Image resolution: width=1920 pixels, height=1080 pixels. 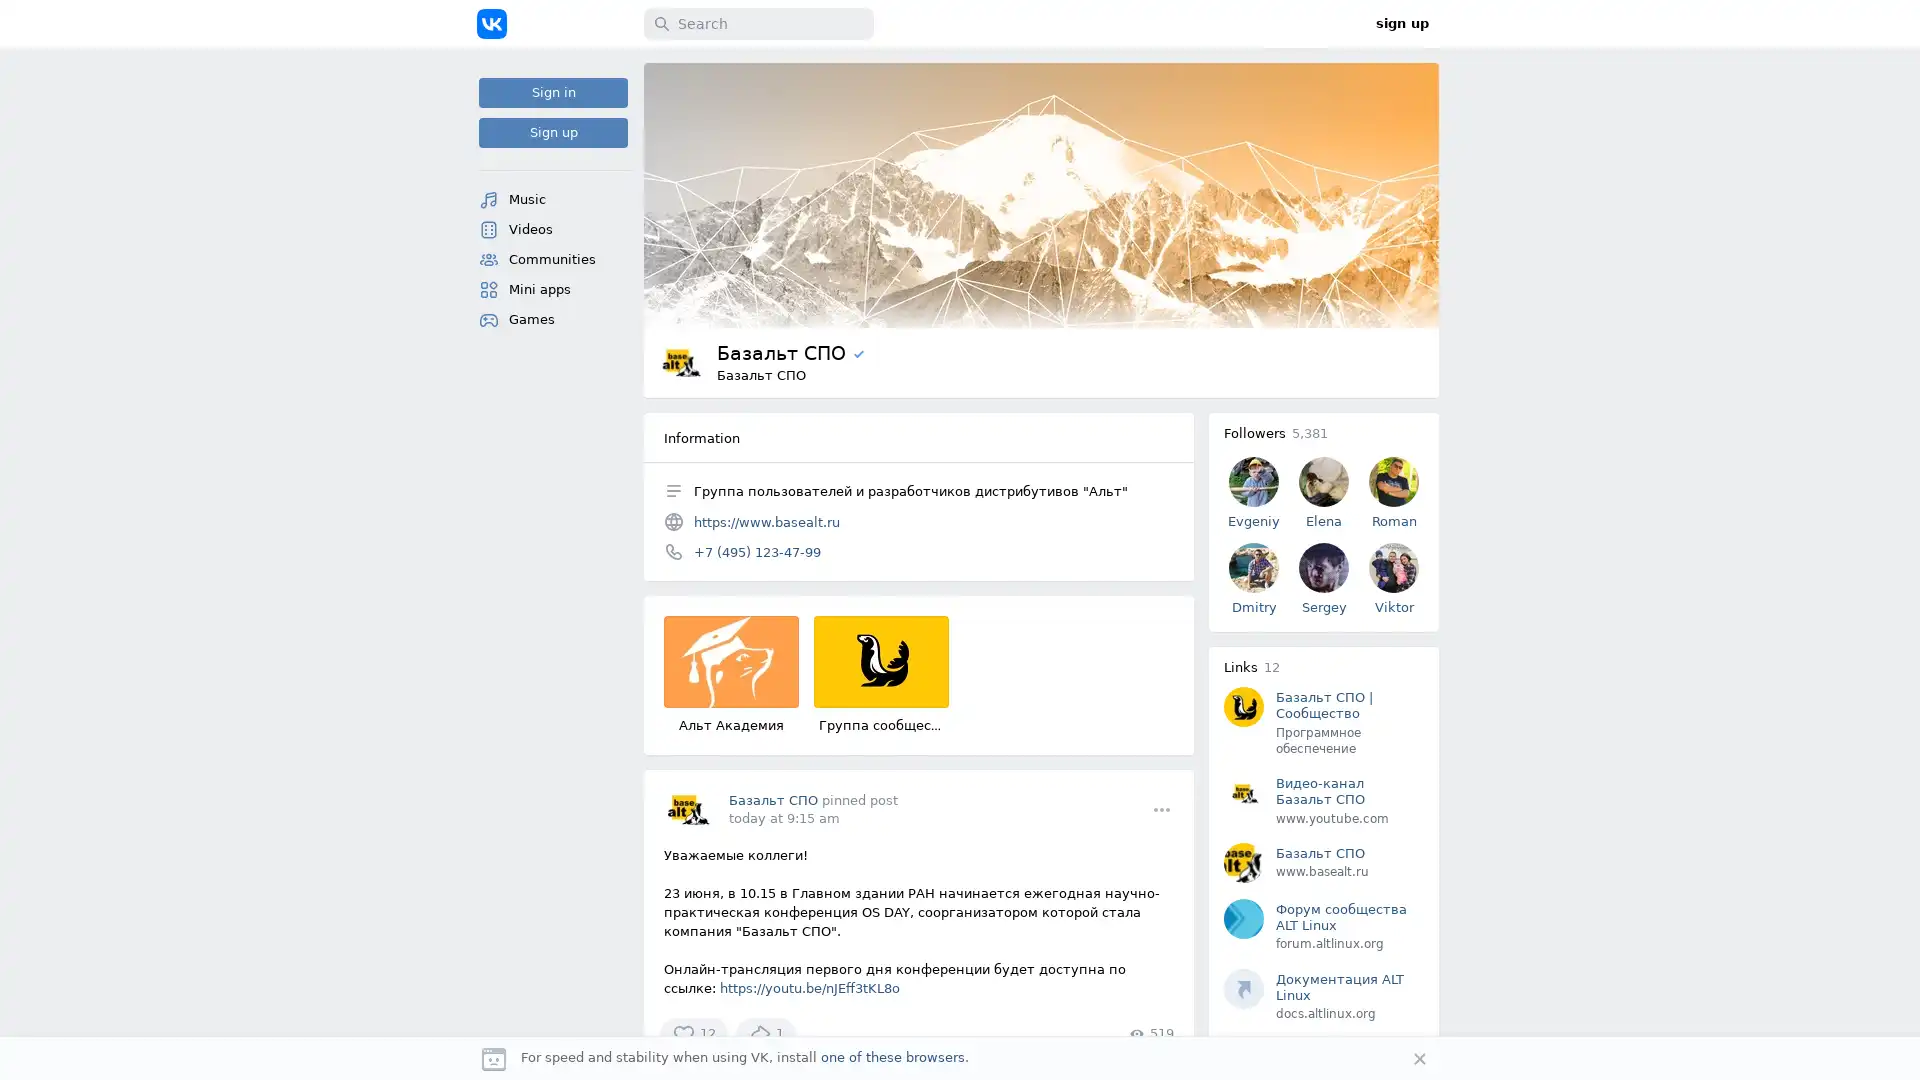 I want to click on Sign up, so click(x=553, y=132).